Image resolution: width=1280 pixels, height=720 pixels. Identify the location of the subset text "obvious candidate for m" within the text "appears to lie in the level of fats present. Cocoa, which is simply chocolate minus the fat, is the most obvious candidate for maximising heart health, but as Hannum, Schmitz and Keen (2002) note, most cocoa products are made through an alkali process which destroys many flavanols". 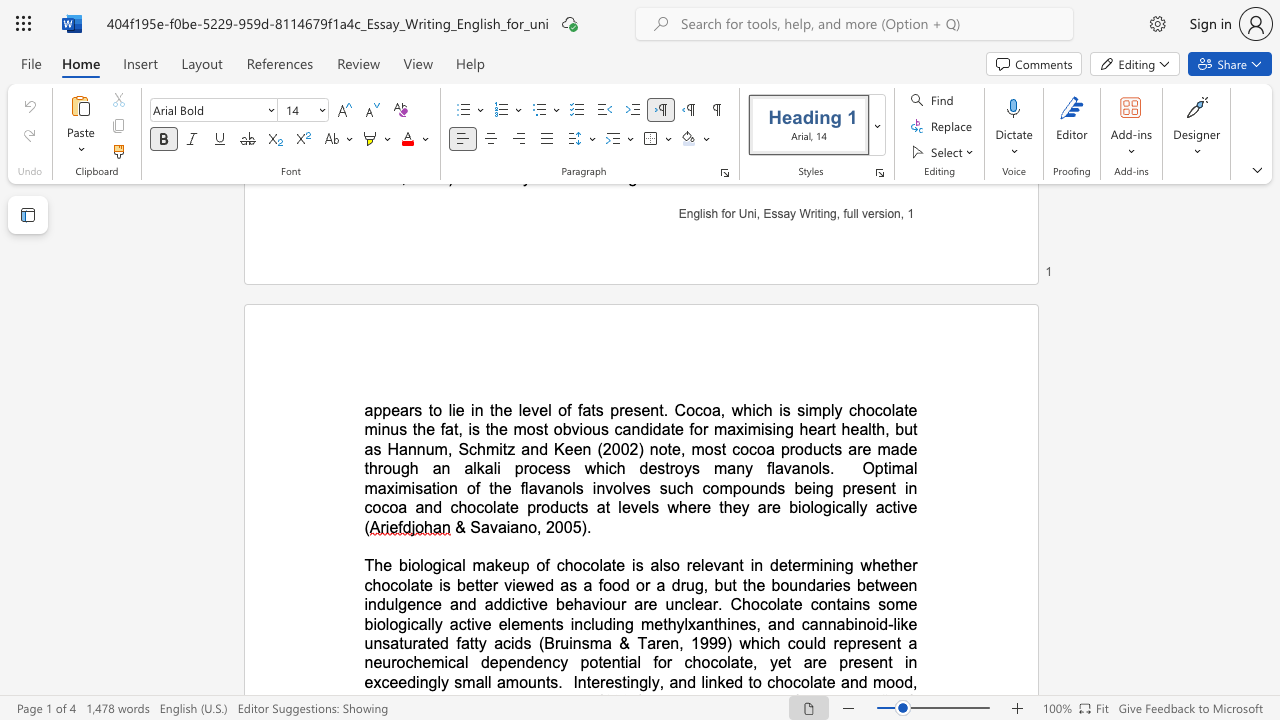
(553, 428).